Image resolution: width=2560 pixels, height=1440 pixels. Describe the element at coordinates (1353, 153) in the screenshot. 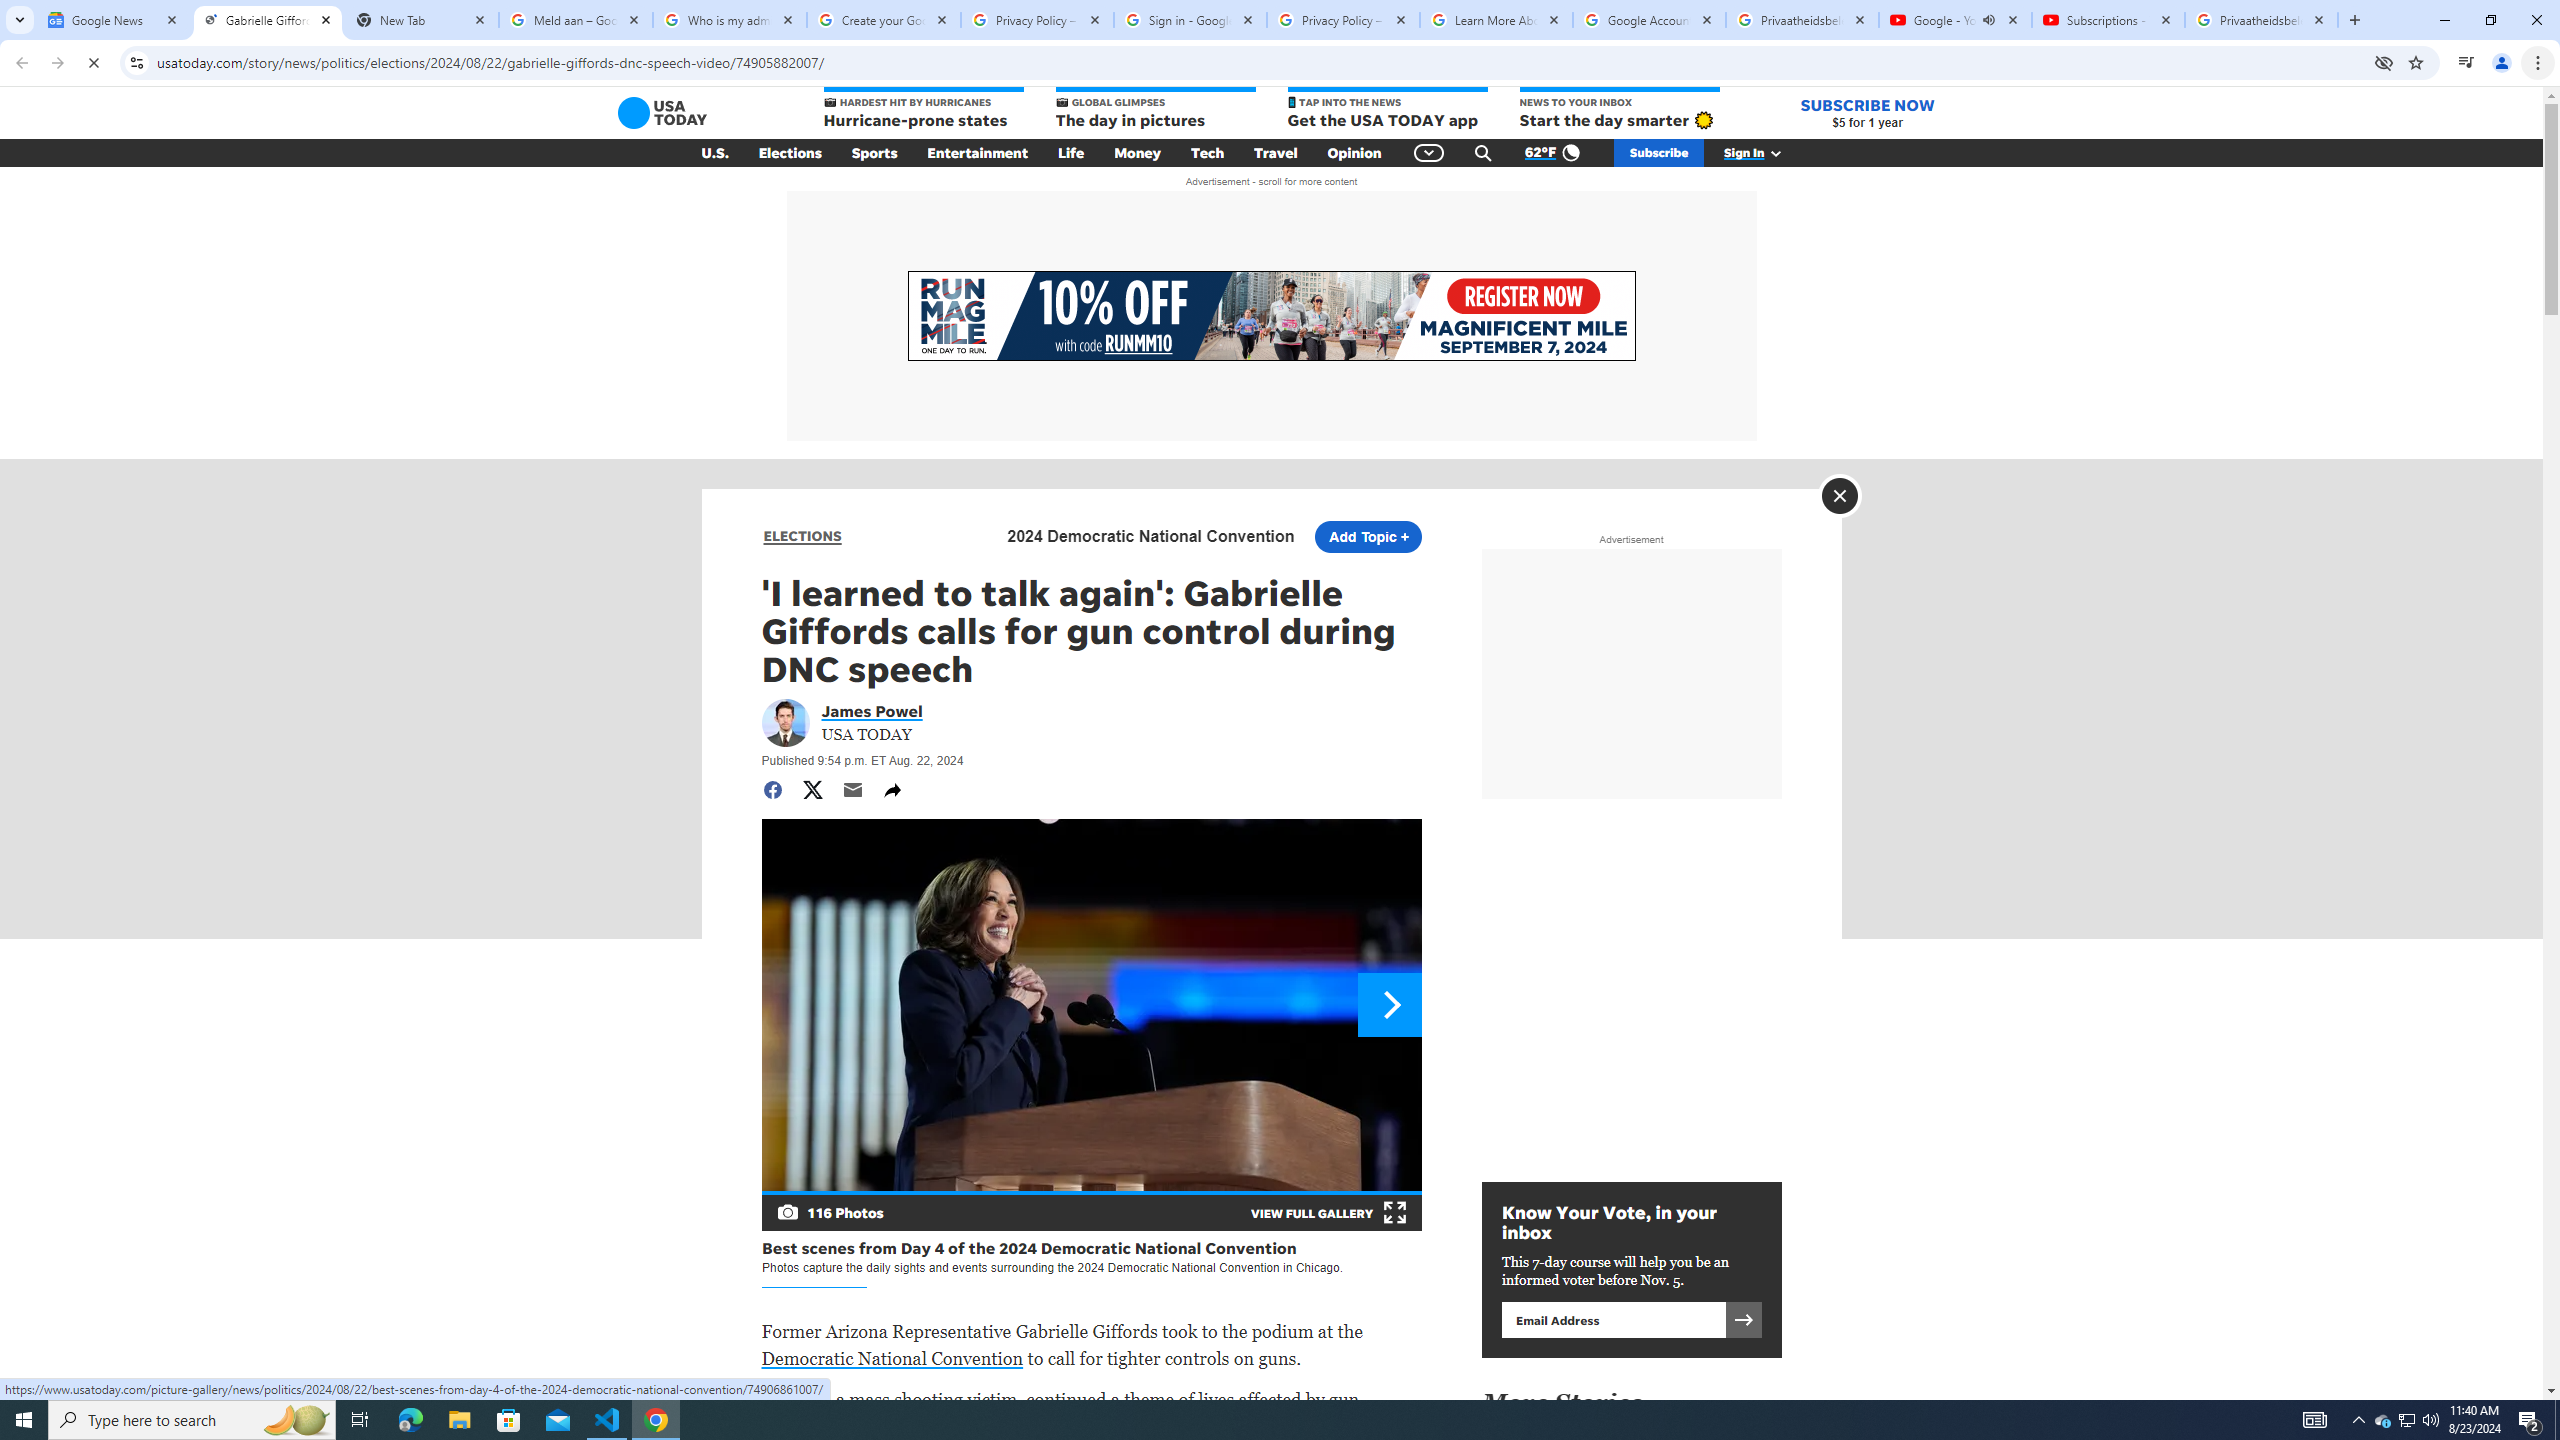

I see `'Opinion'` at that location.